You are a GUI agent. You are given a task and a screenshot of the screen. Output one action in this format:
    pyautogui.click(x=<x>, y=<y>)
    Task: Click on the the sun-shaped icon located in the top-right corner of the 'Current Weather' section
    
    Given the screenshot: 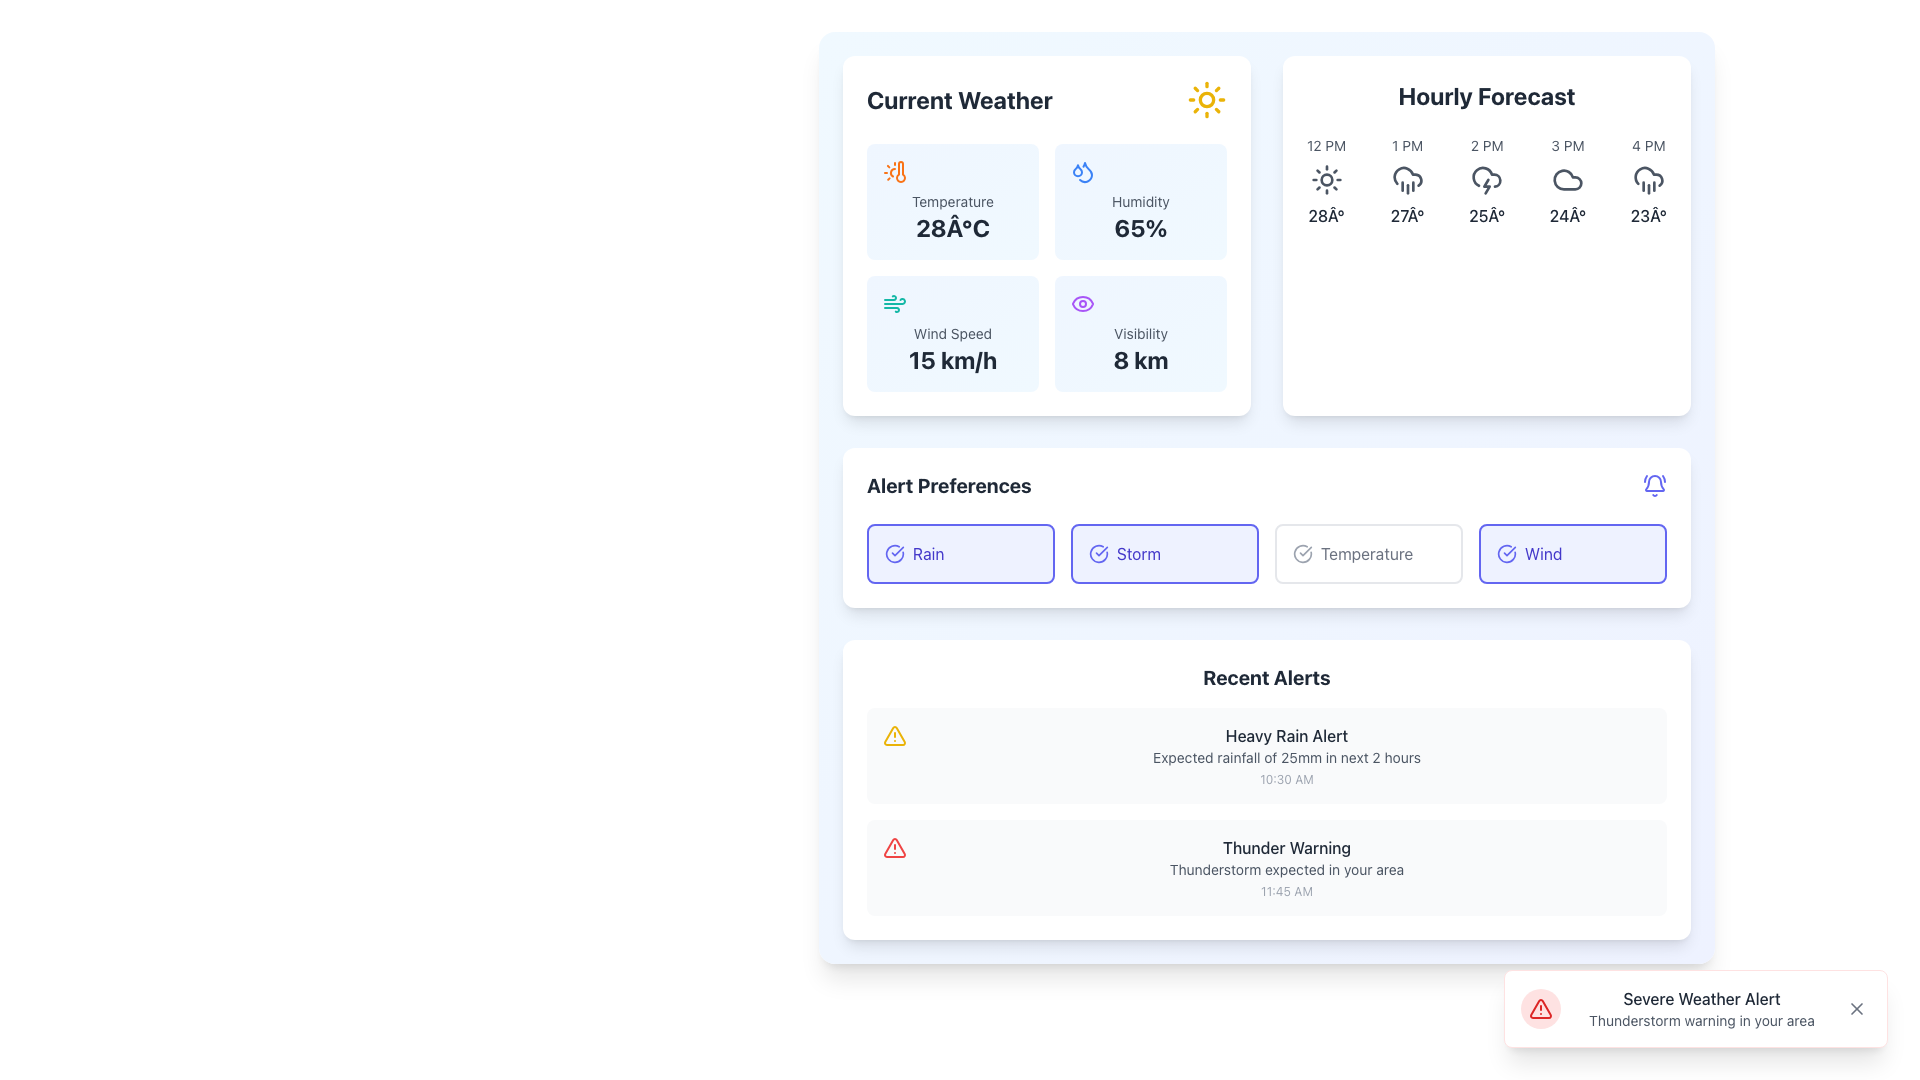 What is the action you would take?
    pyautogui.click(x=1205, y=100)
    